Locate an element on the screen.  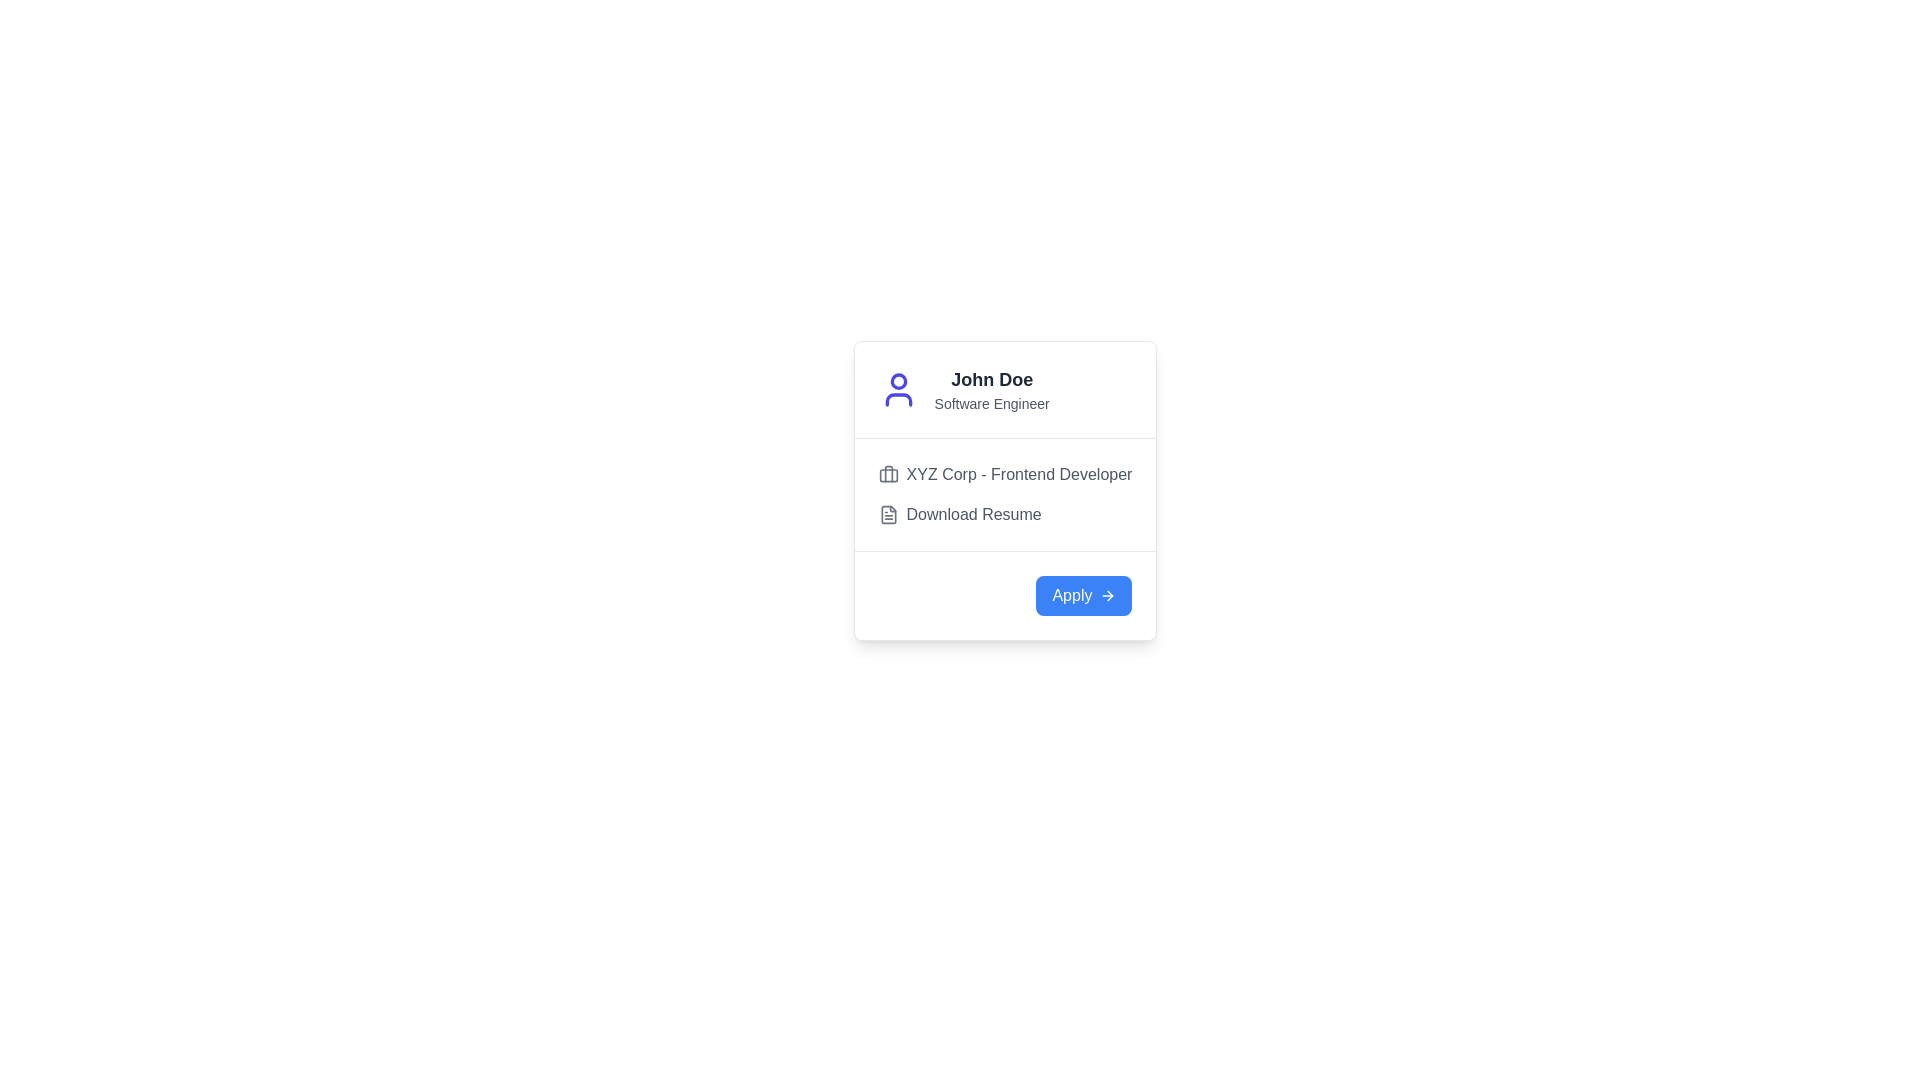
the clickable text with a document icon labeled 'Download Resume' located beneath the title 'XYZ Corp - Frontend Developer' to initiate the resume download is located at coordinates (1005, 514).